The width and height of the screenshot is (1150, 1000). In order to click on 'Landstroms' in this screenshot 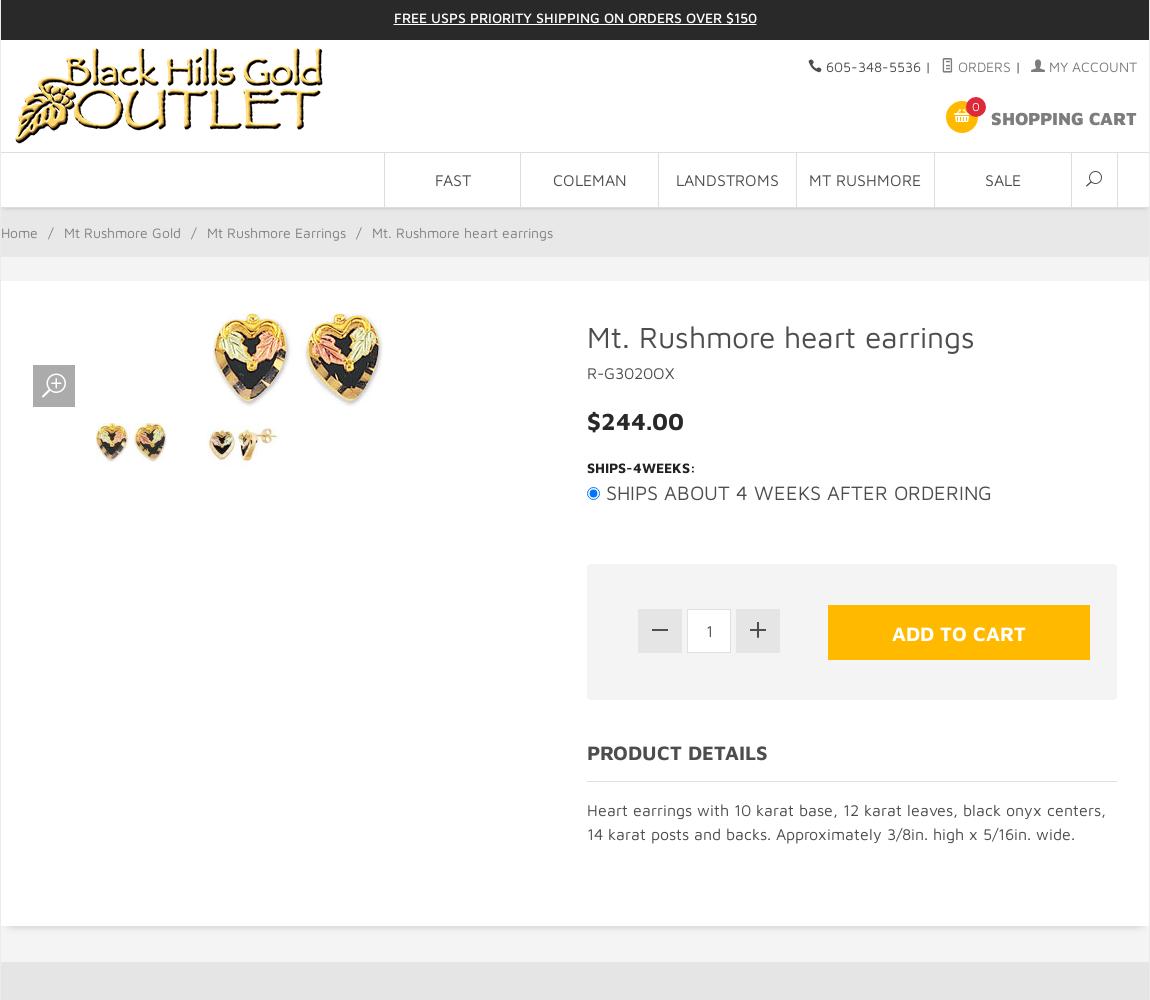, I will do `click(726, 180)`.